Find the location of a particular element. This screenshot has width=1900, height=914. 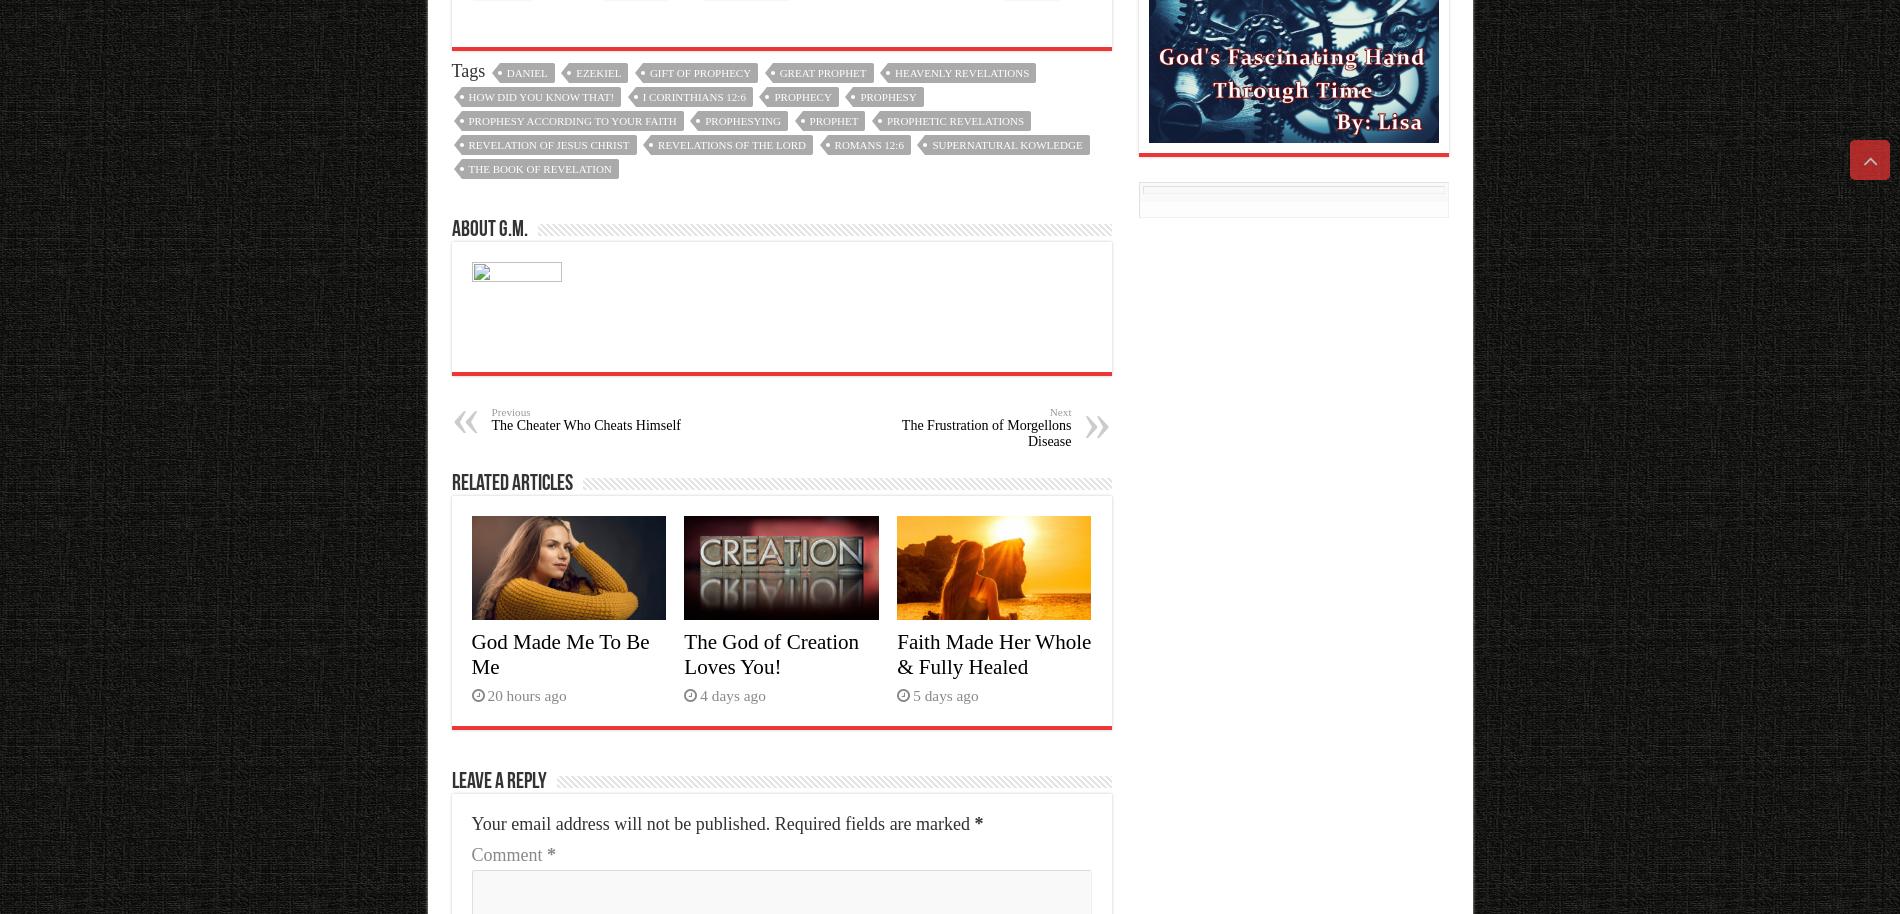

'How did you know that!' is located at coordinates (540, 96).